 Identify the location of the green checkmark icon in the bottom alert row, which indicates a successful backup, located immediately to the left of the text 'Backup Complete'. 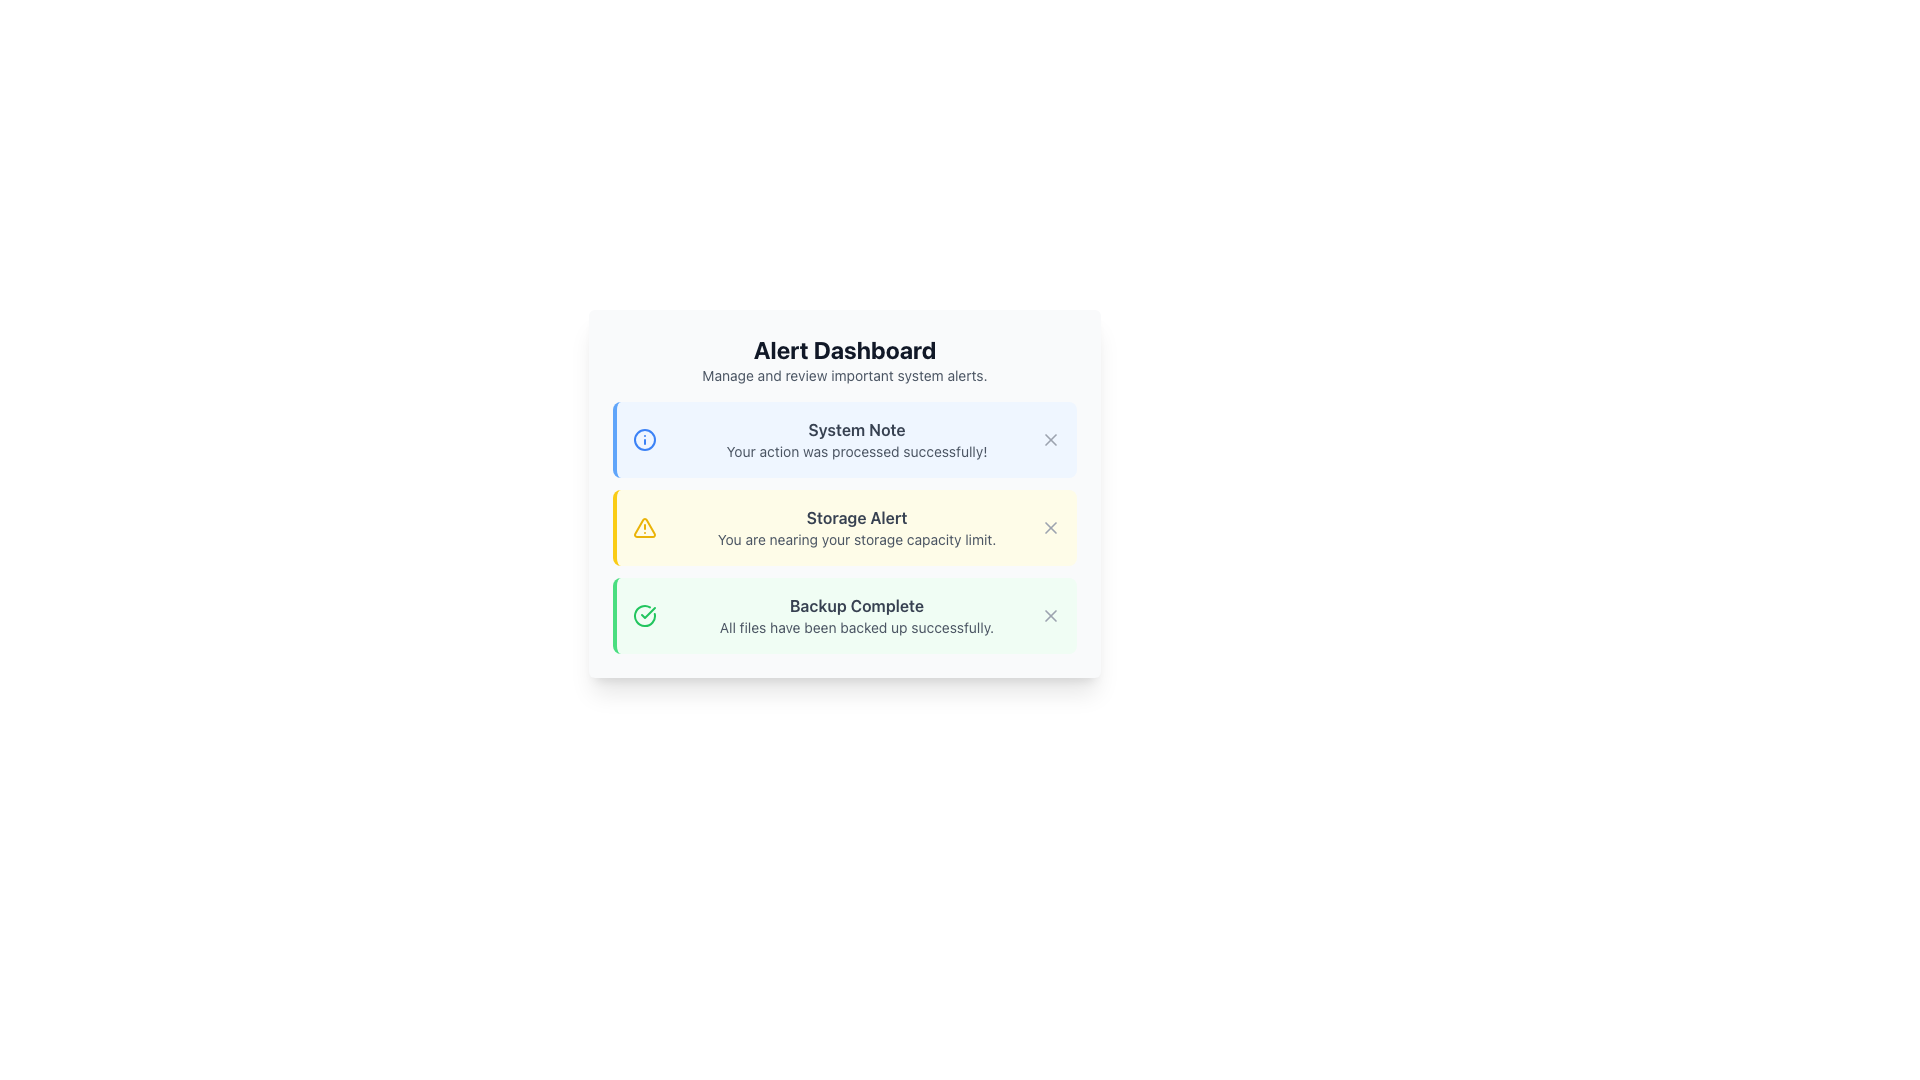
(644, 615).